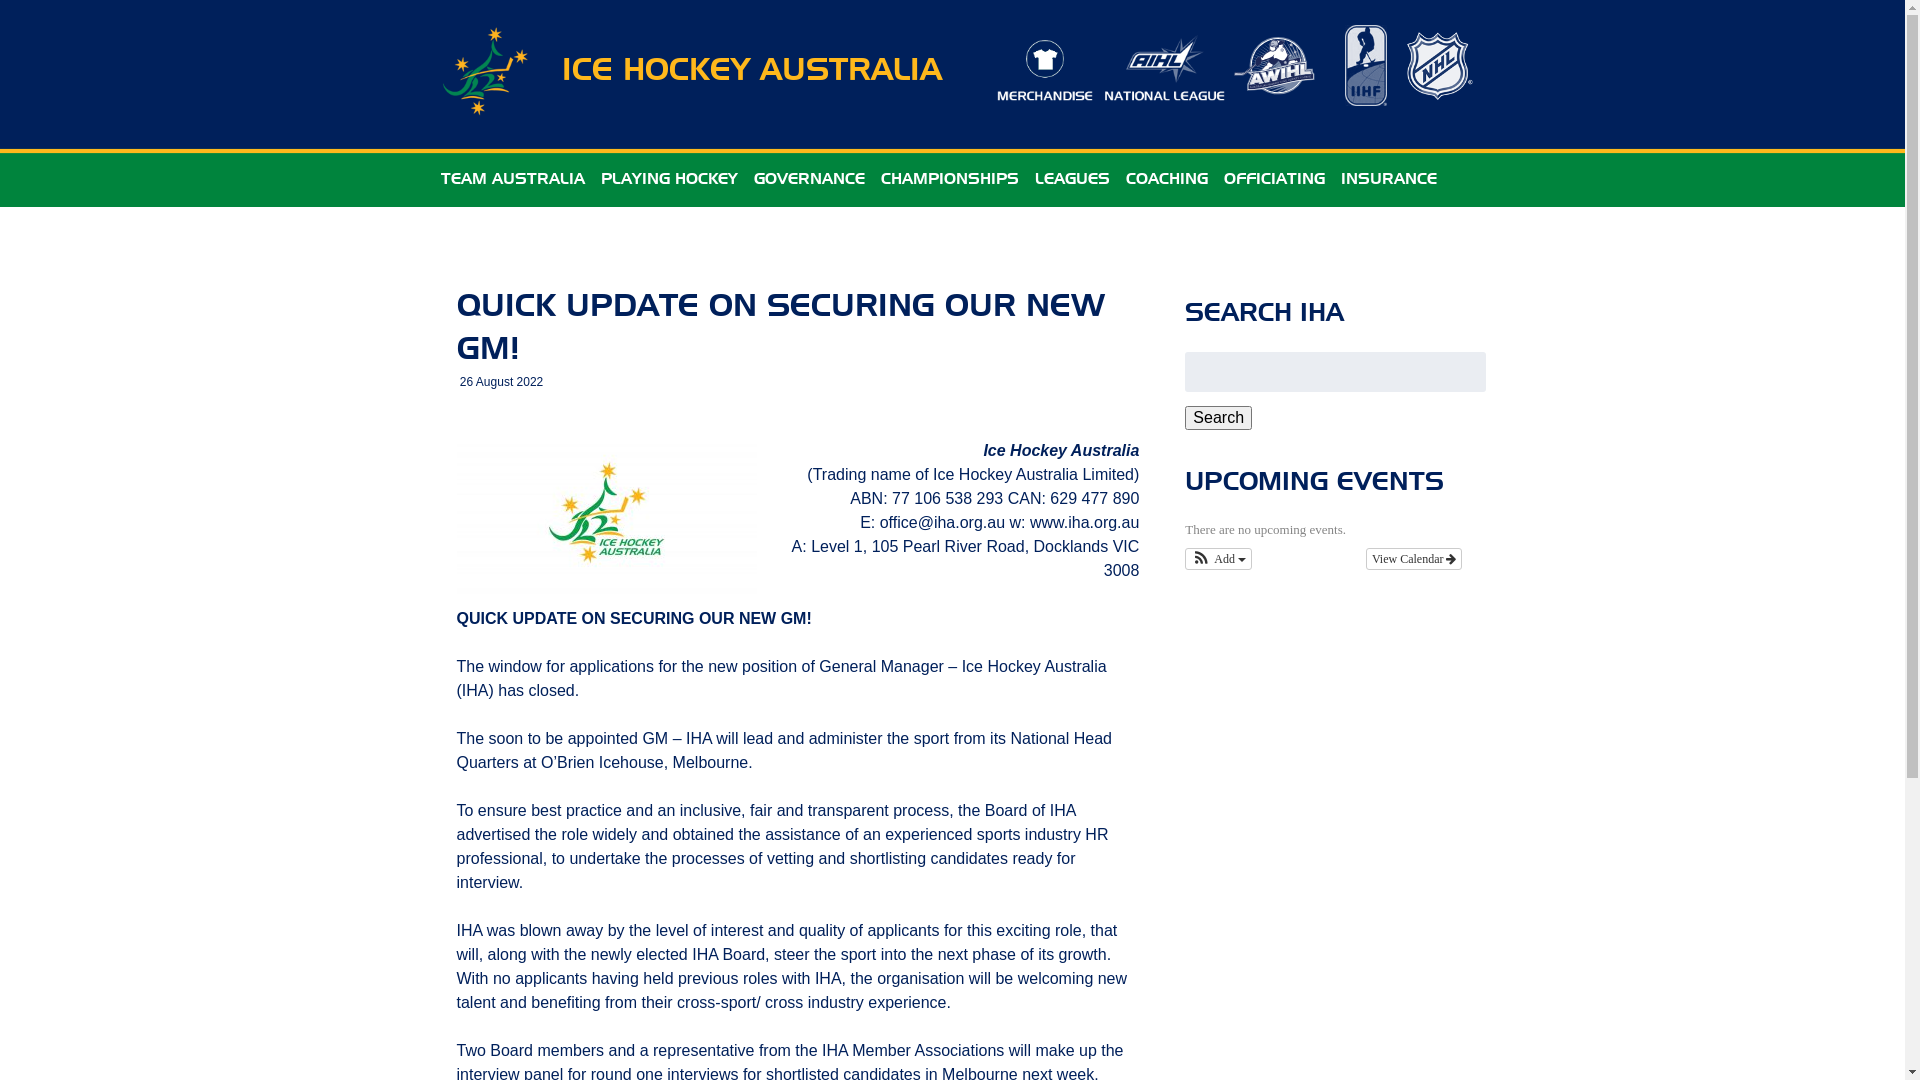 This screenshot has width=1920, height=1080. Describe the element at coordinates (1413, 559) in the screenshot. I see `'View Calendar'` at that location.